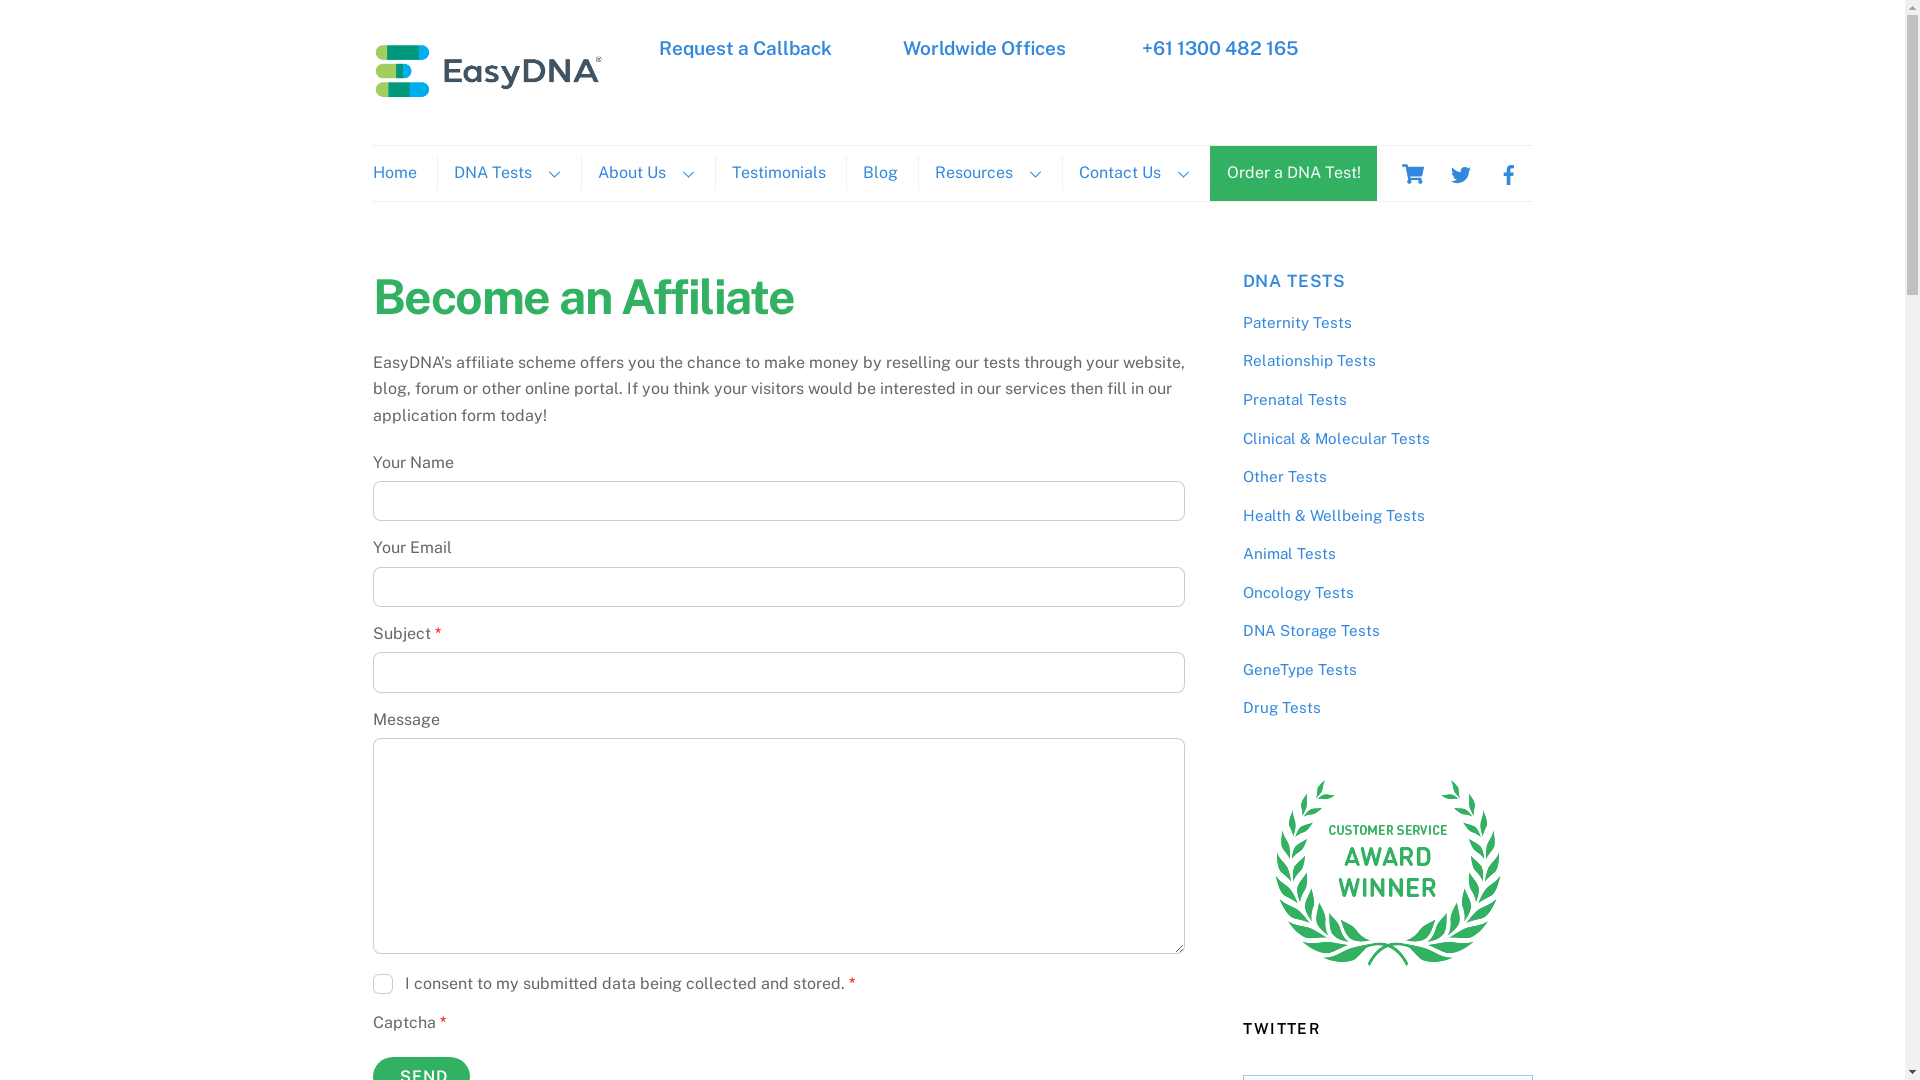 The width and height of the screenshot is (1920, 1080). I want to click on ' +61 1300 482 165', so click(1137, 46).